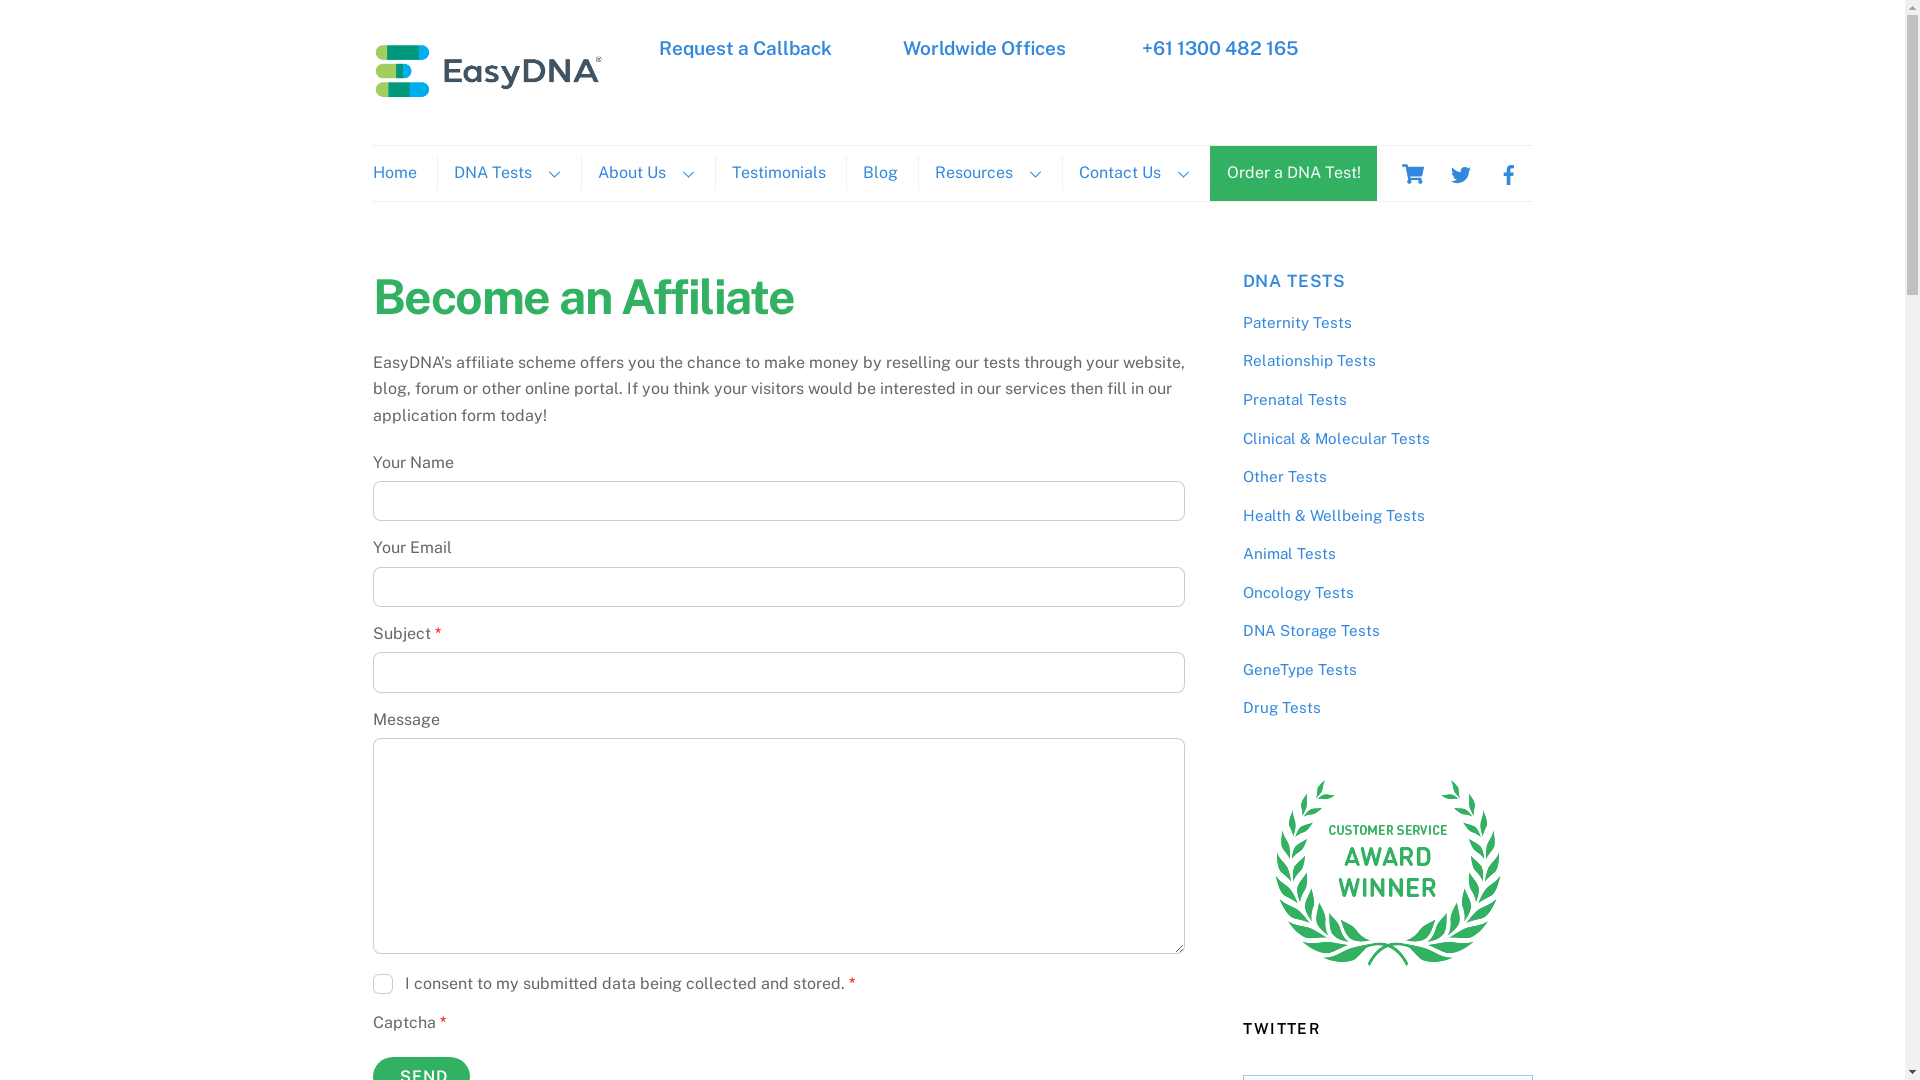 The width and height of the screenshot is (1920, 1080). I want to click on ' +61 1300 482 165', so click(1137, 46).